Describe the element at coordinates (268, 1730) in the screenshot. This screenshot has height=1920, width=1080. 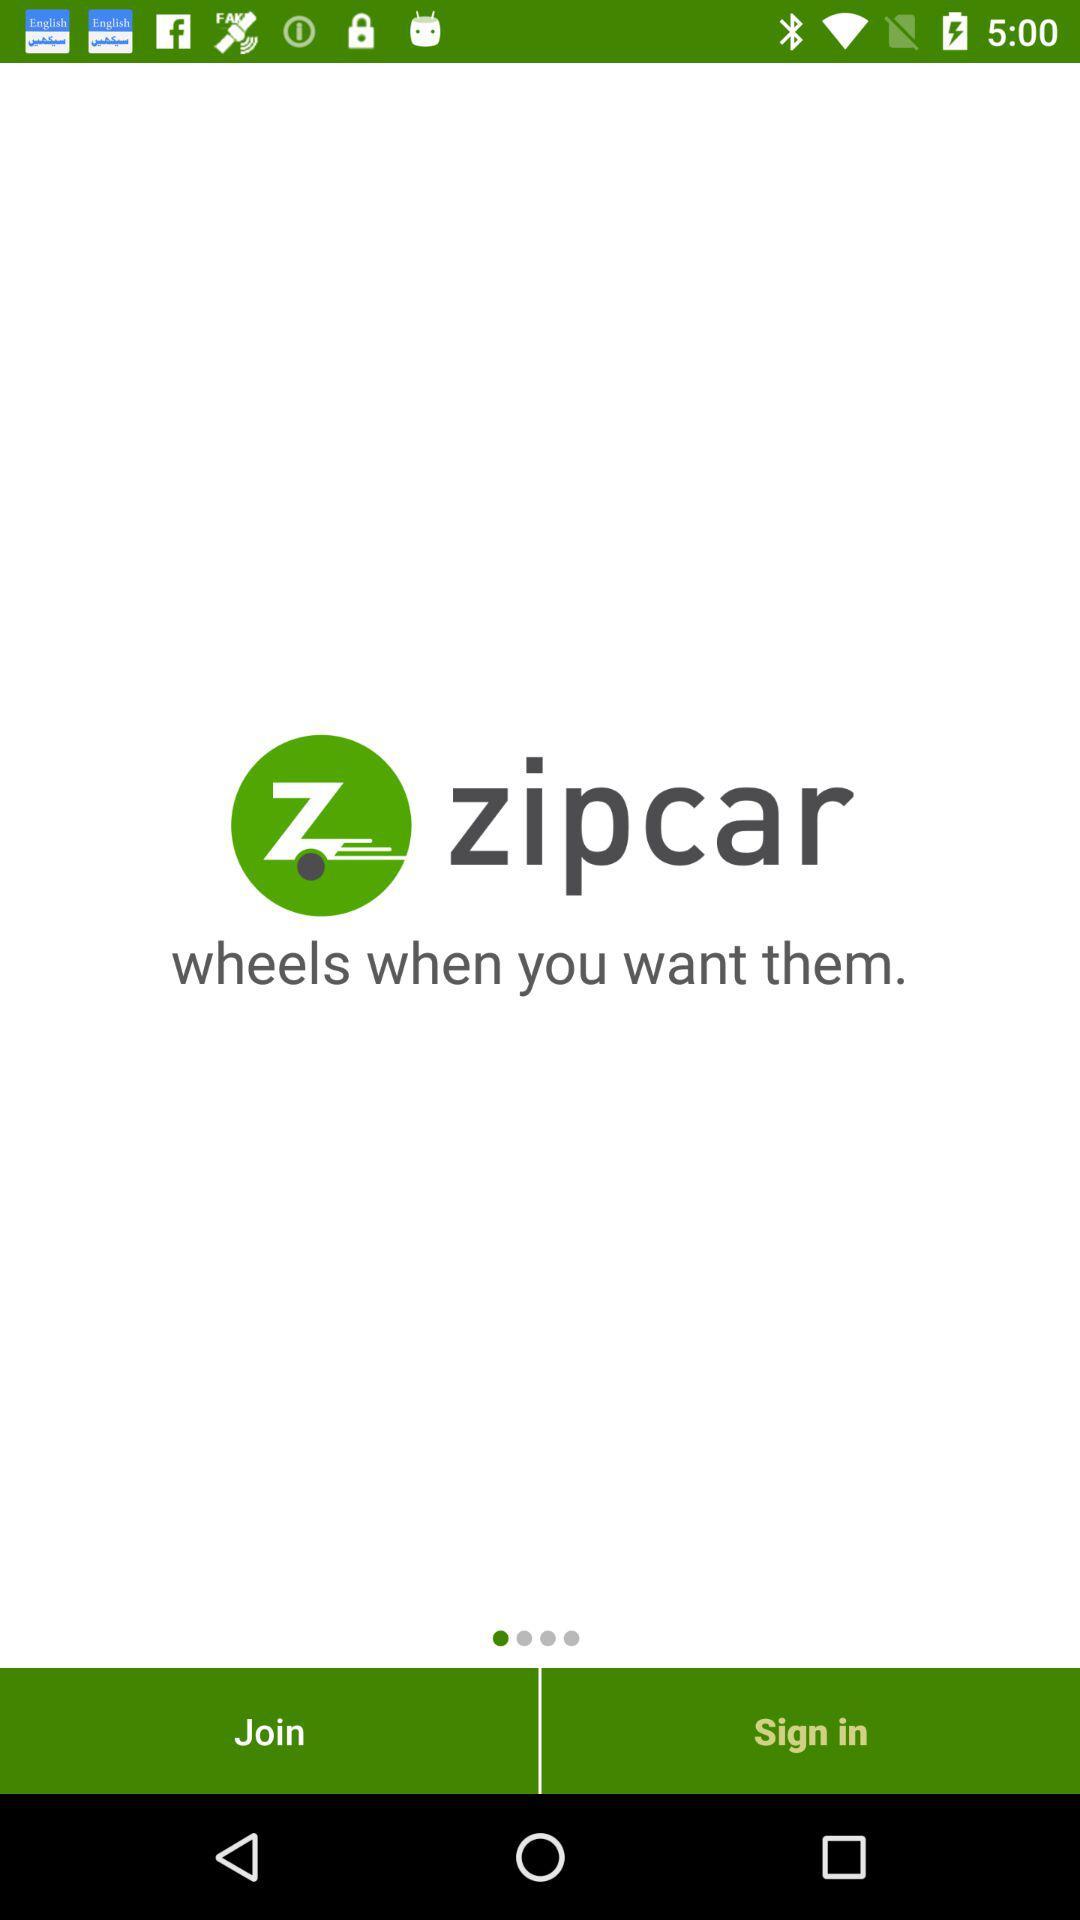
I see `icon next to the sign in` at that location.